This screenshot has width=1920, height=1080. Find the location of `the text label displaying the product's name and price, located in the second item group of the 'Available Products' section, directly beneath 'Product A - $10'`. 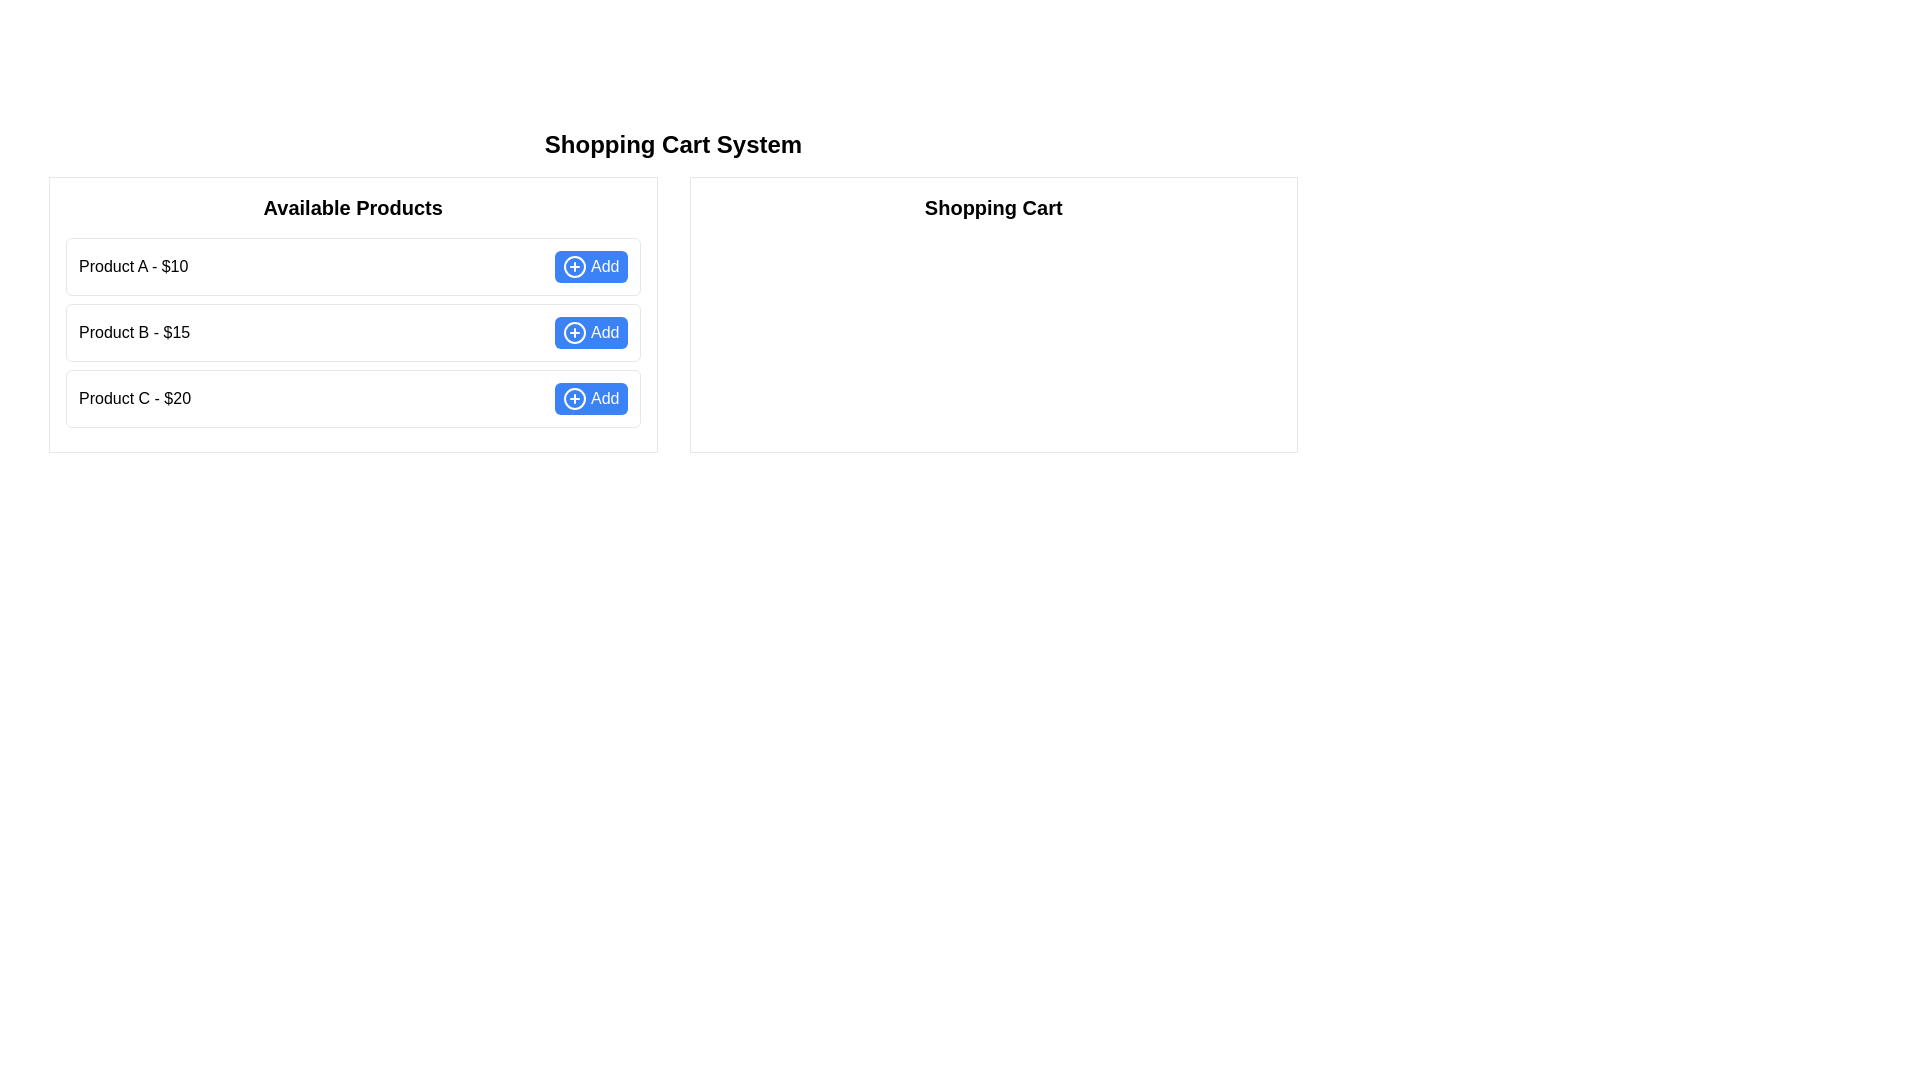

the text label displaying the product's name and price, located in the second item group of the 'Available Products' section, directly beneath 'Product A - $10' is located at coordinates (133, 331).